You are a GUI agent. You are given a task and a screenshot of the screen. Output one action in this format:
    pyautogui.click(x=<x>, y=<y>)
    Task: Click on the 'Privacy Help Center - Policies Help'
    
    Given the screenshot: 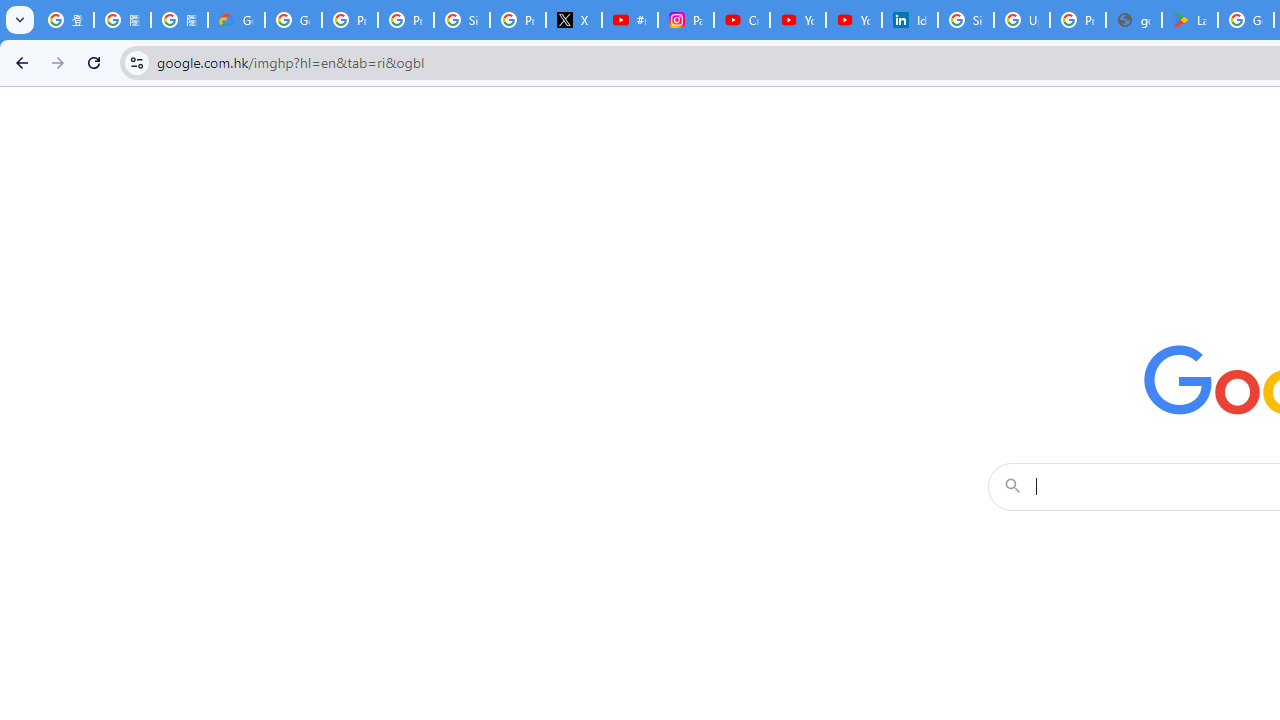 What is the action you would take?
    pyautogui.click(x=404, y=20)
    